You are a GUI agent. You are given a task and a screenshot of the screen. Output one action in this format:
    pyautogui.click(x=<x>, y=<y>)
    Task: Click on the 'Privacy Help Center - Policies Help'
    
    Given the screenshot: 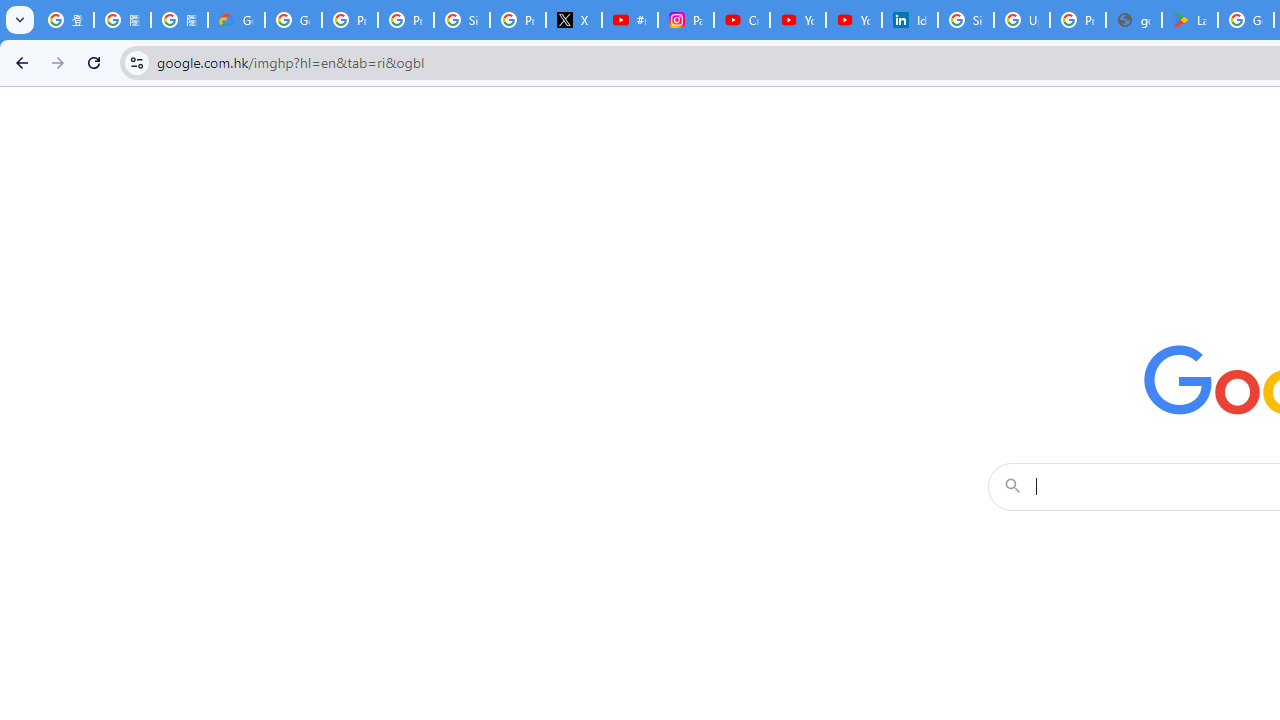 What is the action you would take?
    pyautogui.click(x=404, y=20)
    